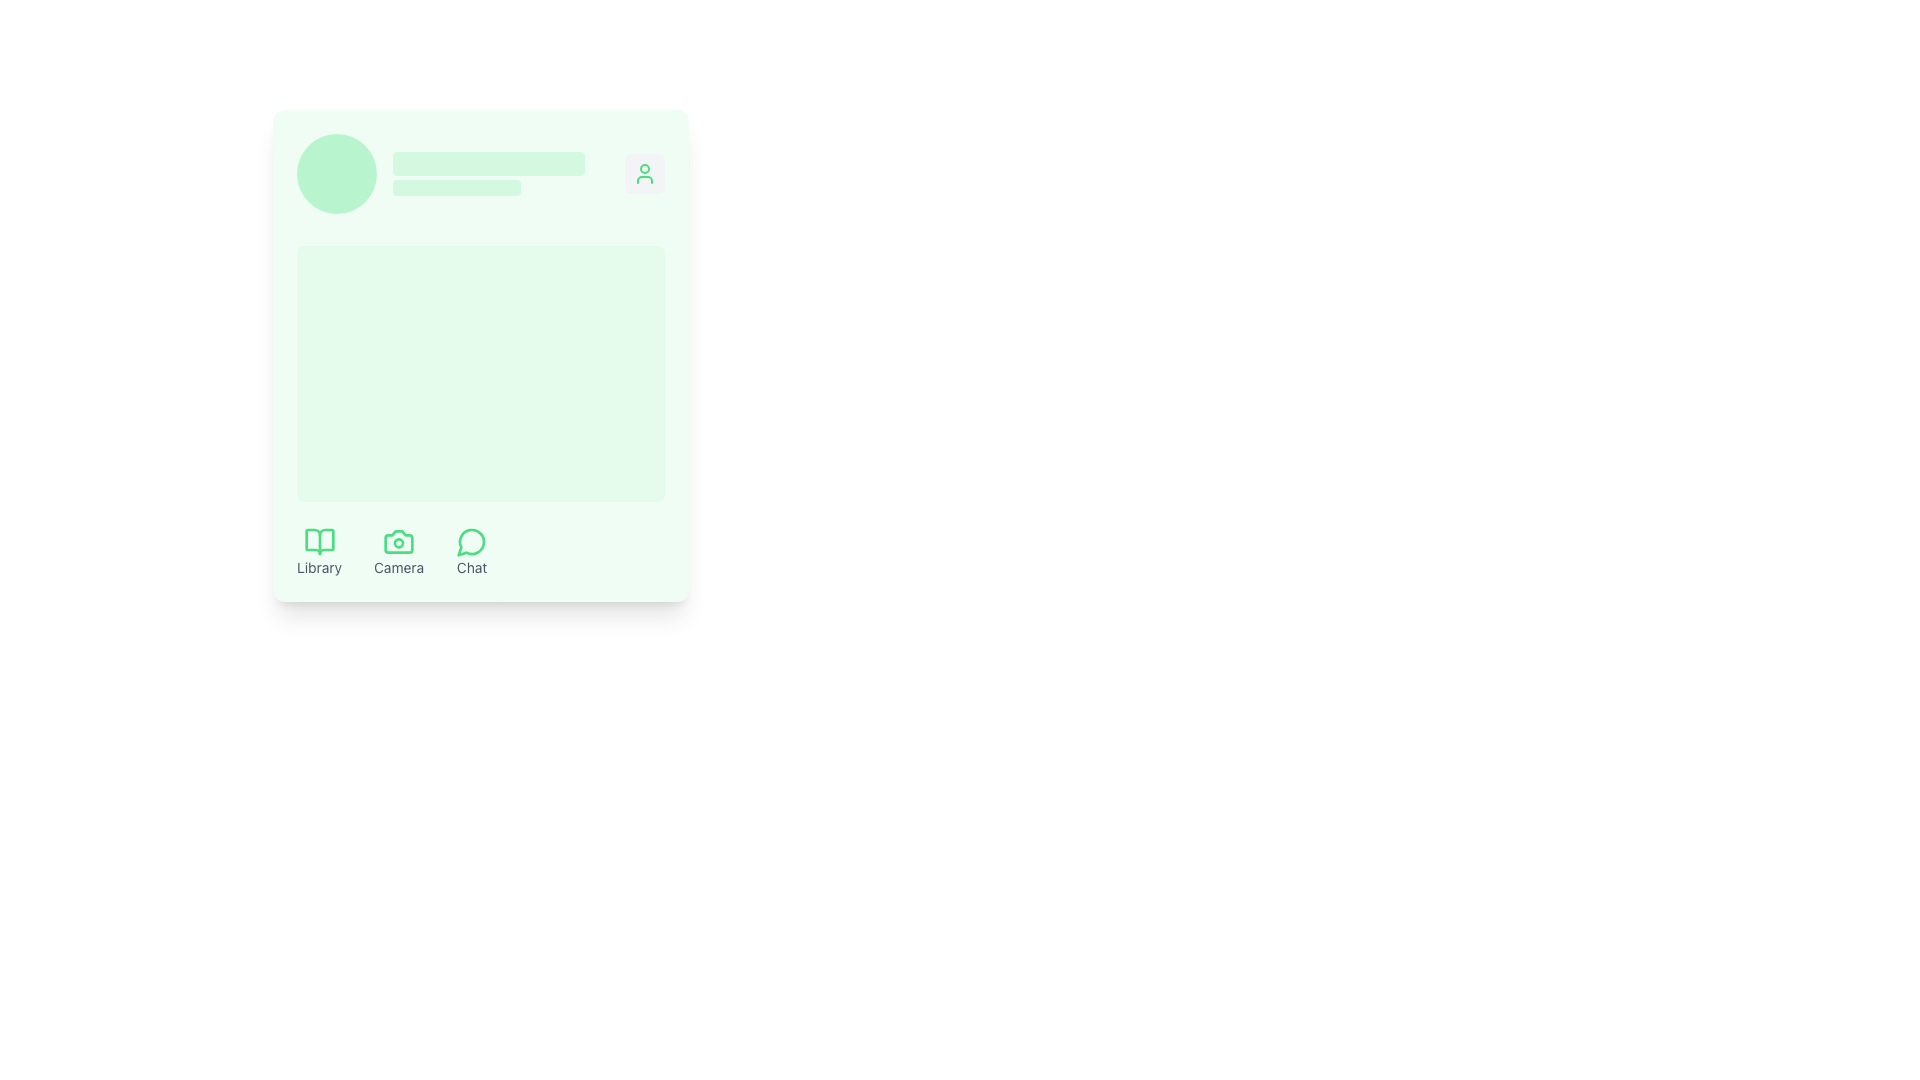  I want to click on the 'Camera' icon in the navigation bar, so click(392, 551).